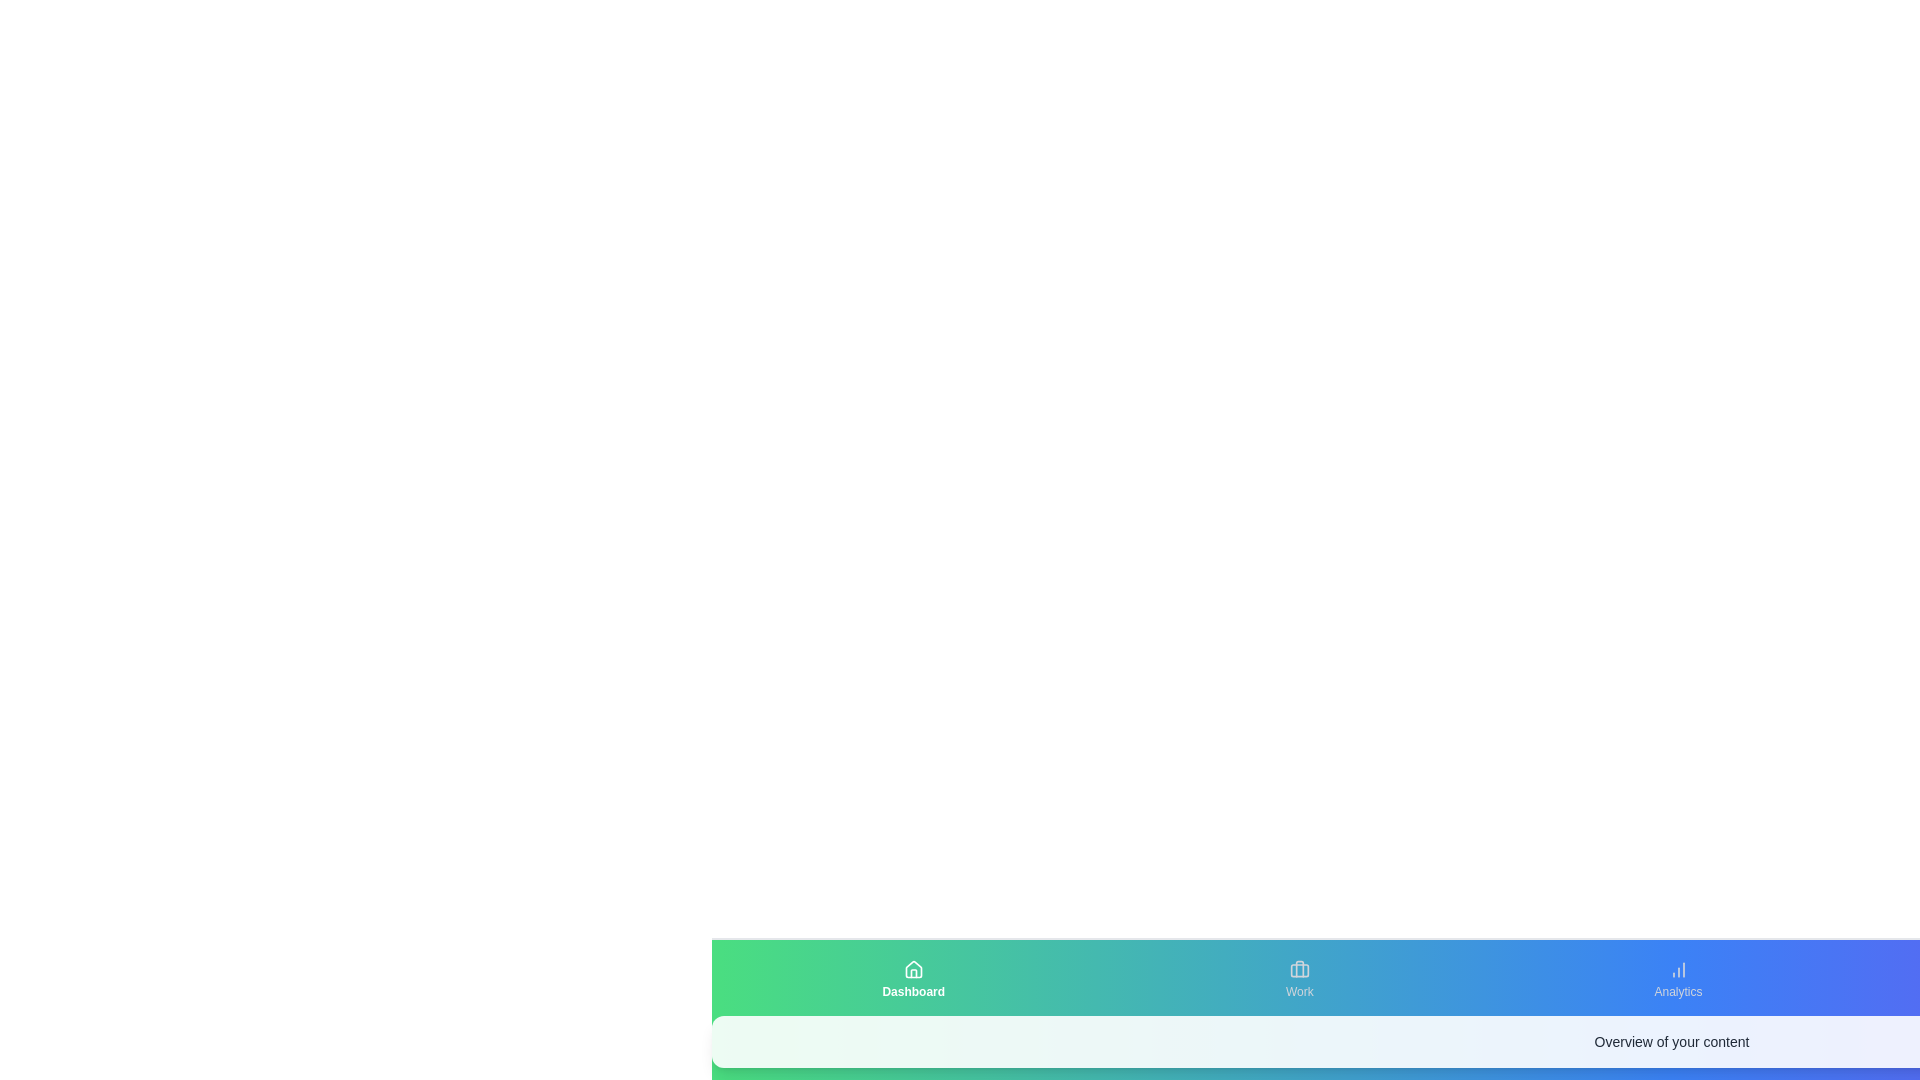 Image resolution: width=1920 pixels, height=1080 pixels. What do you see at coordinates (912, 978) in the screenshot?
I see `the Dashboard tab to observe the animation effect` at bounding box center [912, 978].